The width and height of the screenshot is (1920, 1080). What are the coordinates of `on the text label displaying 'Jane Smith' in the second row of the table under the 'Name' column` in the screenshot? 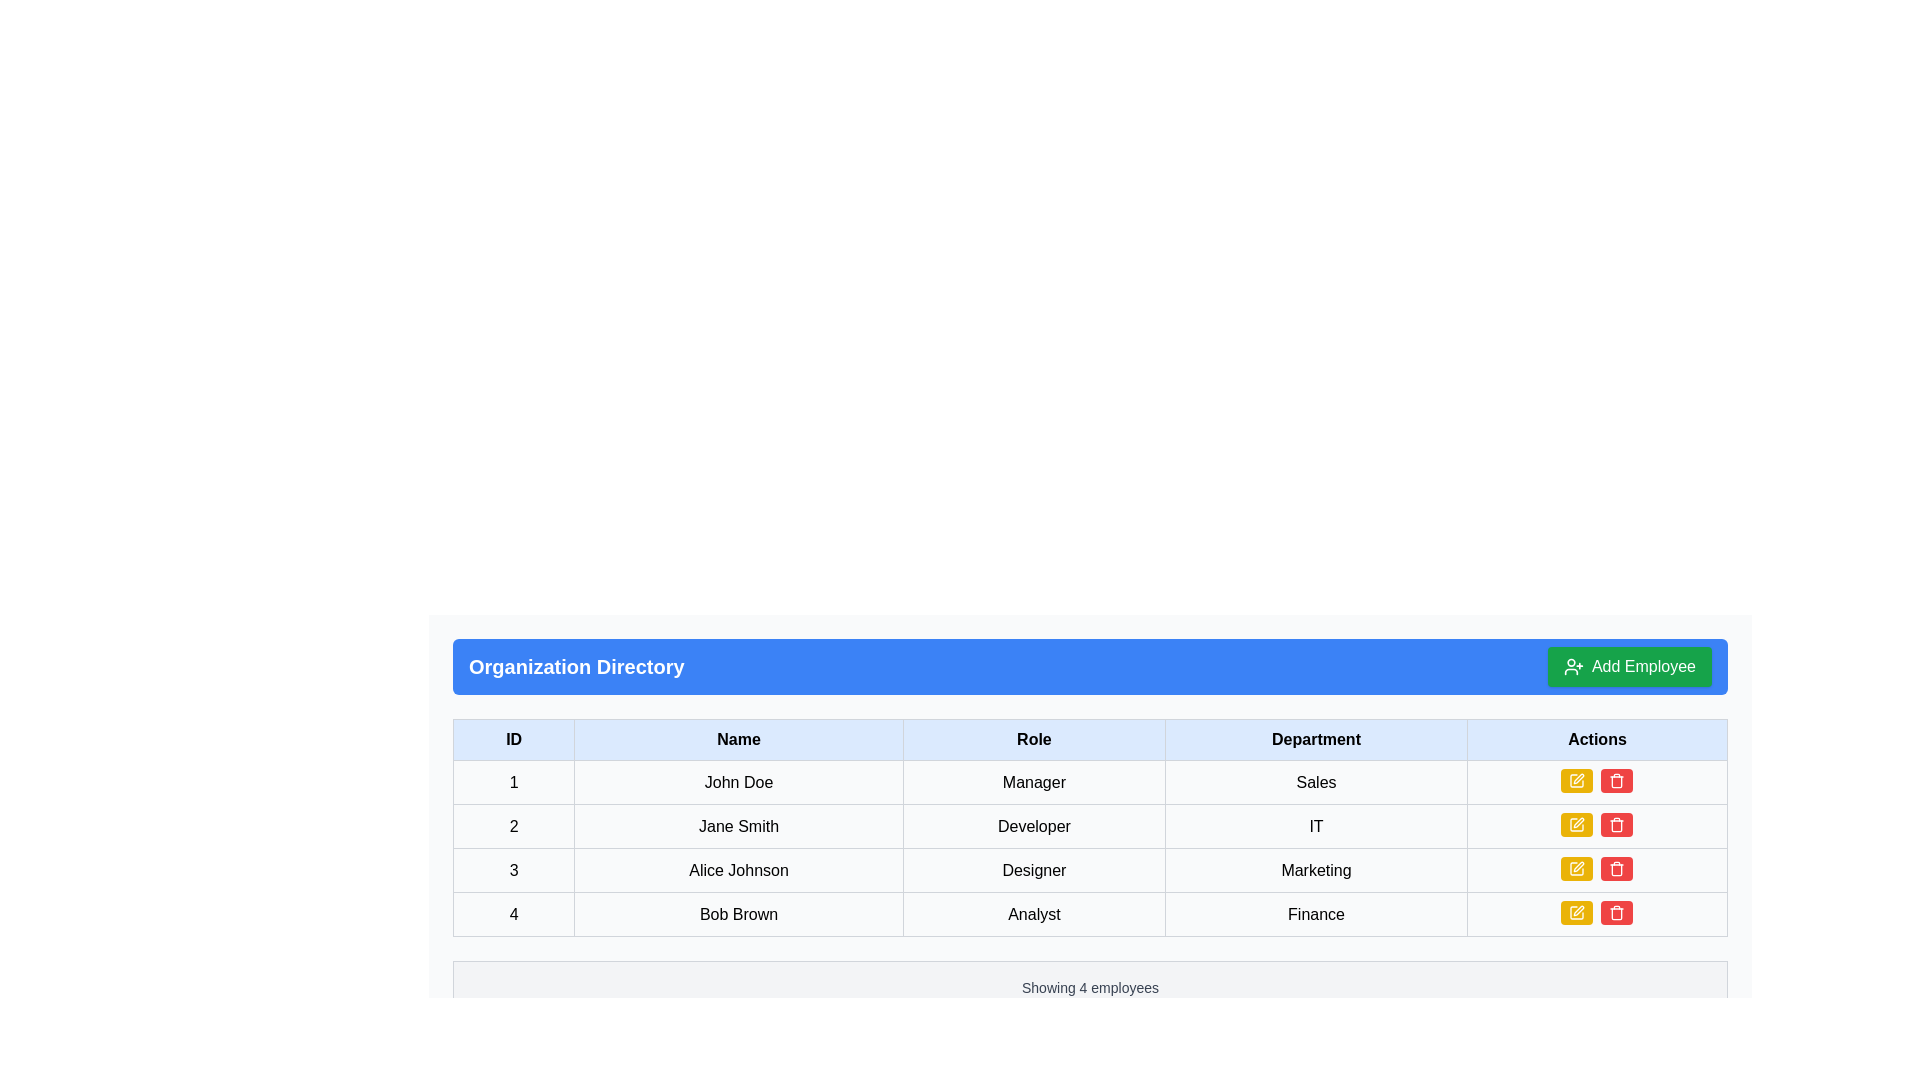 It's located at (738, 826).